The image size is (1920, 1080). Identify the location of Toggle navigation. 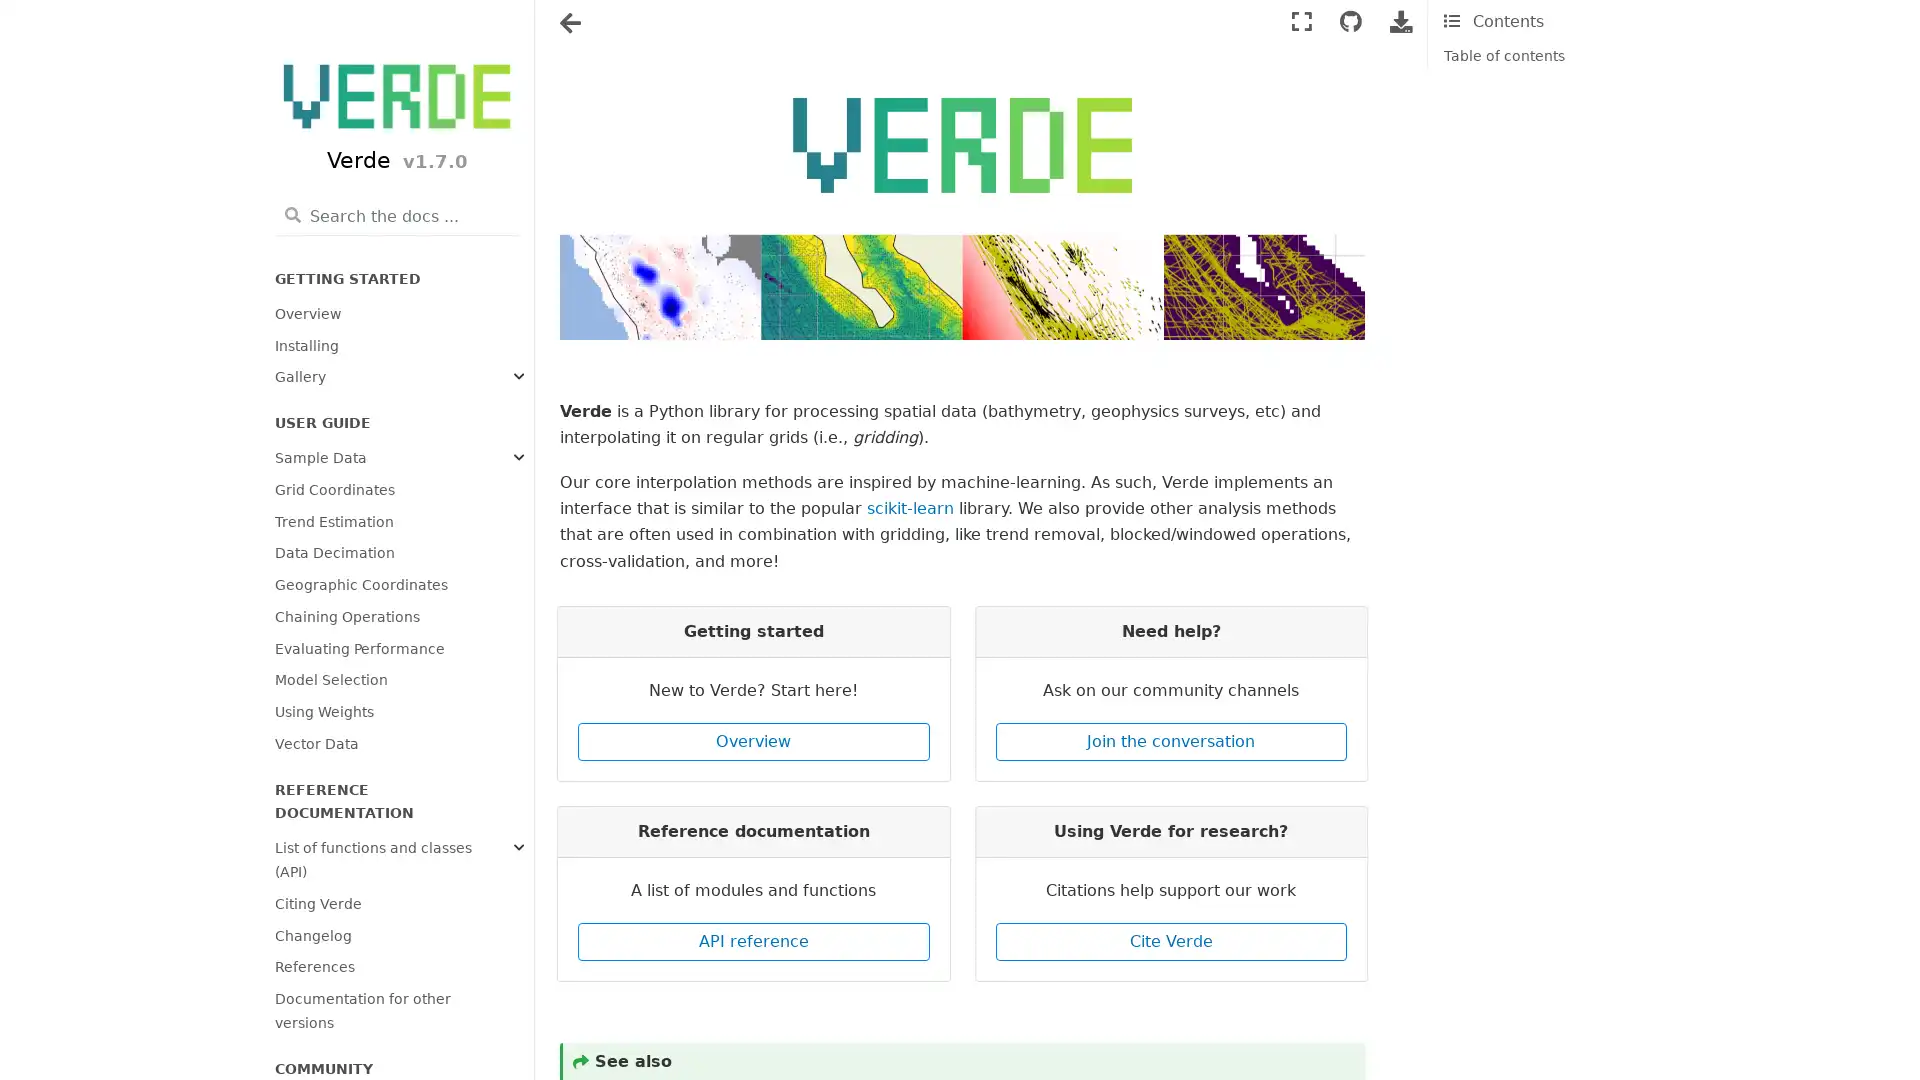
(570, 23).